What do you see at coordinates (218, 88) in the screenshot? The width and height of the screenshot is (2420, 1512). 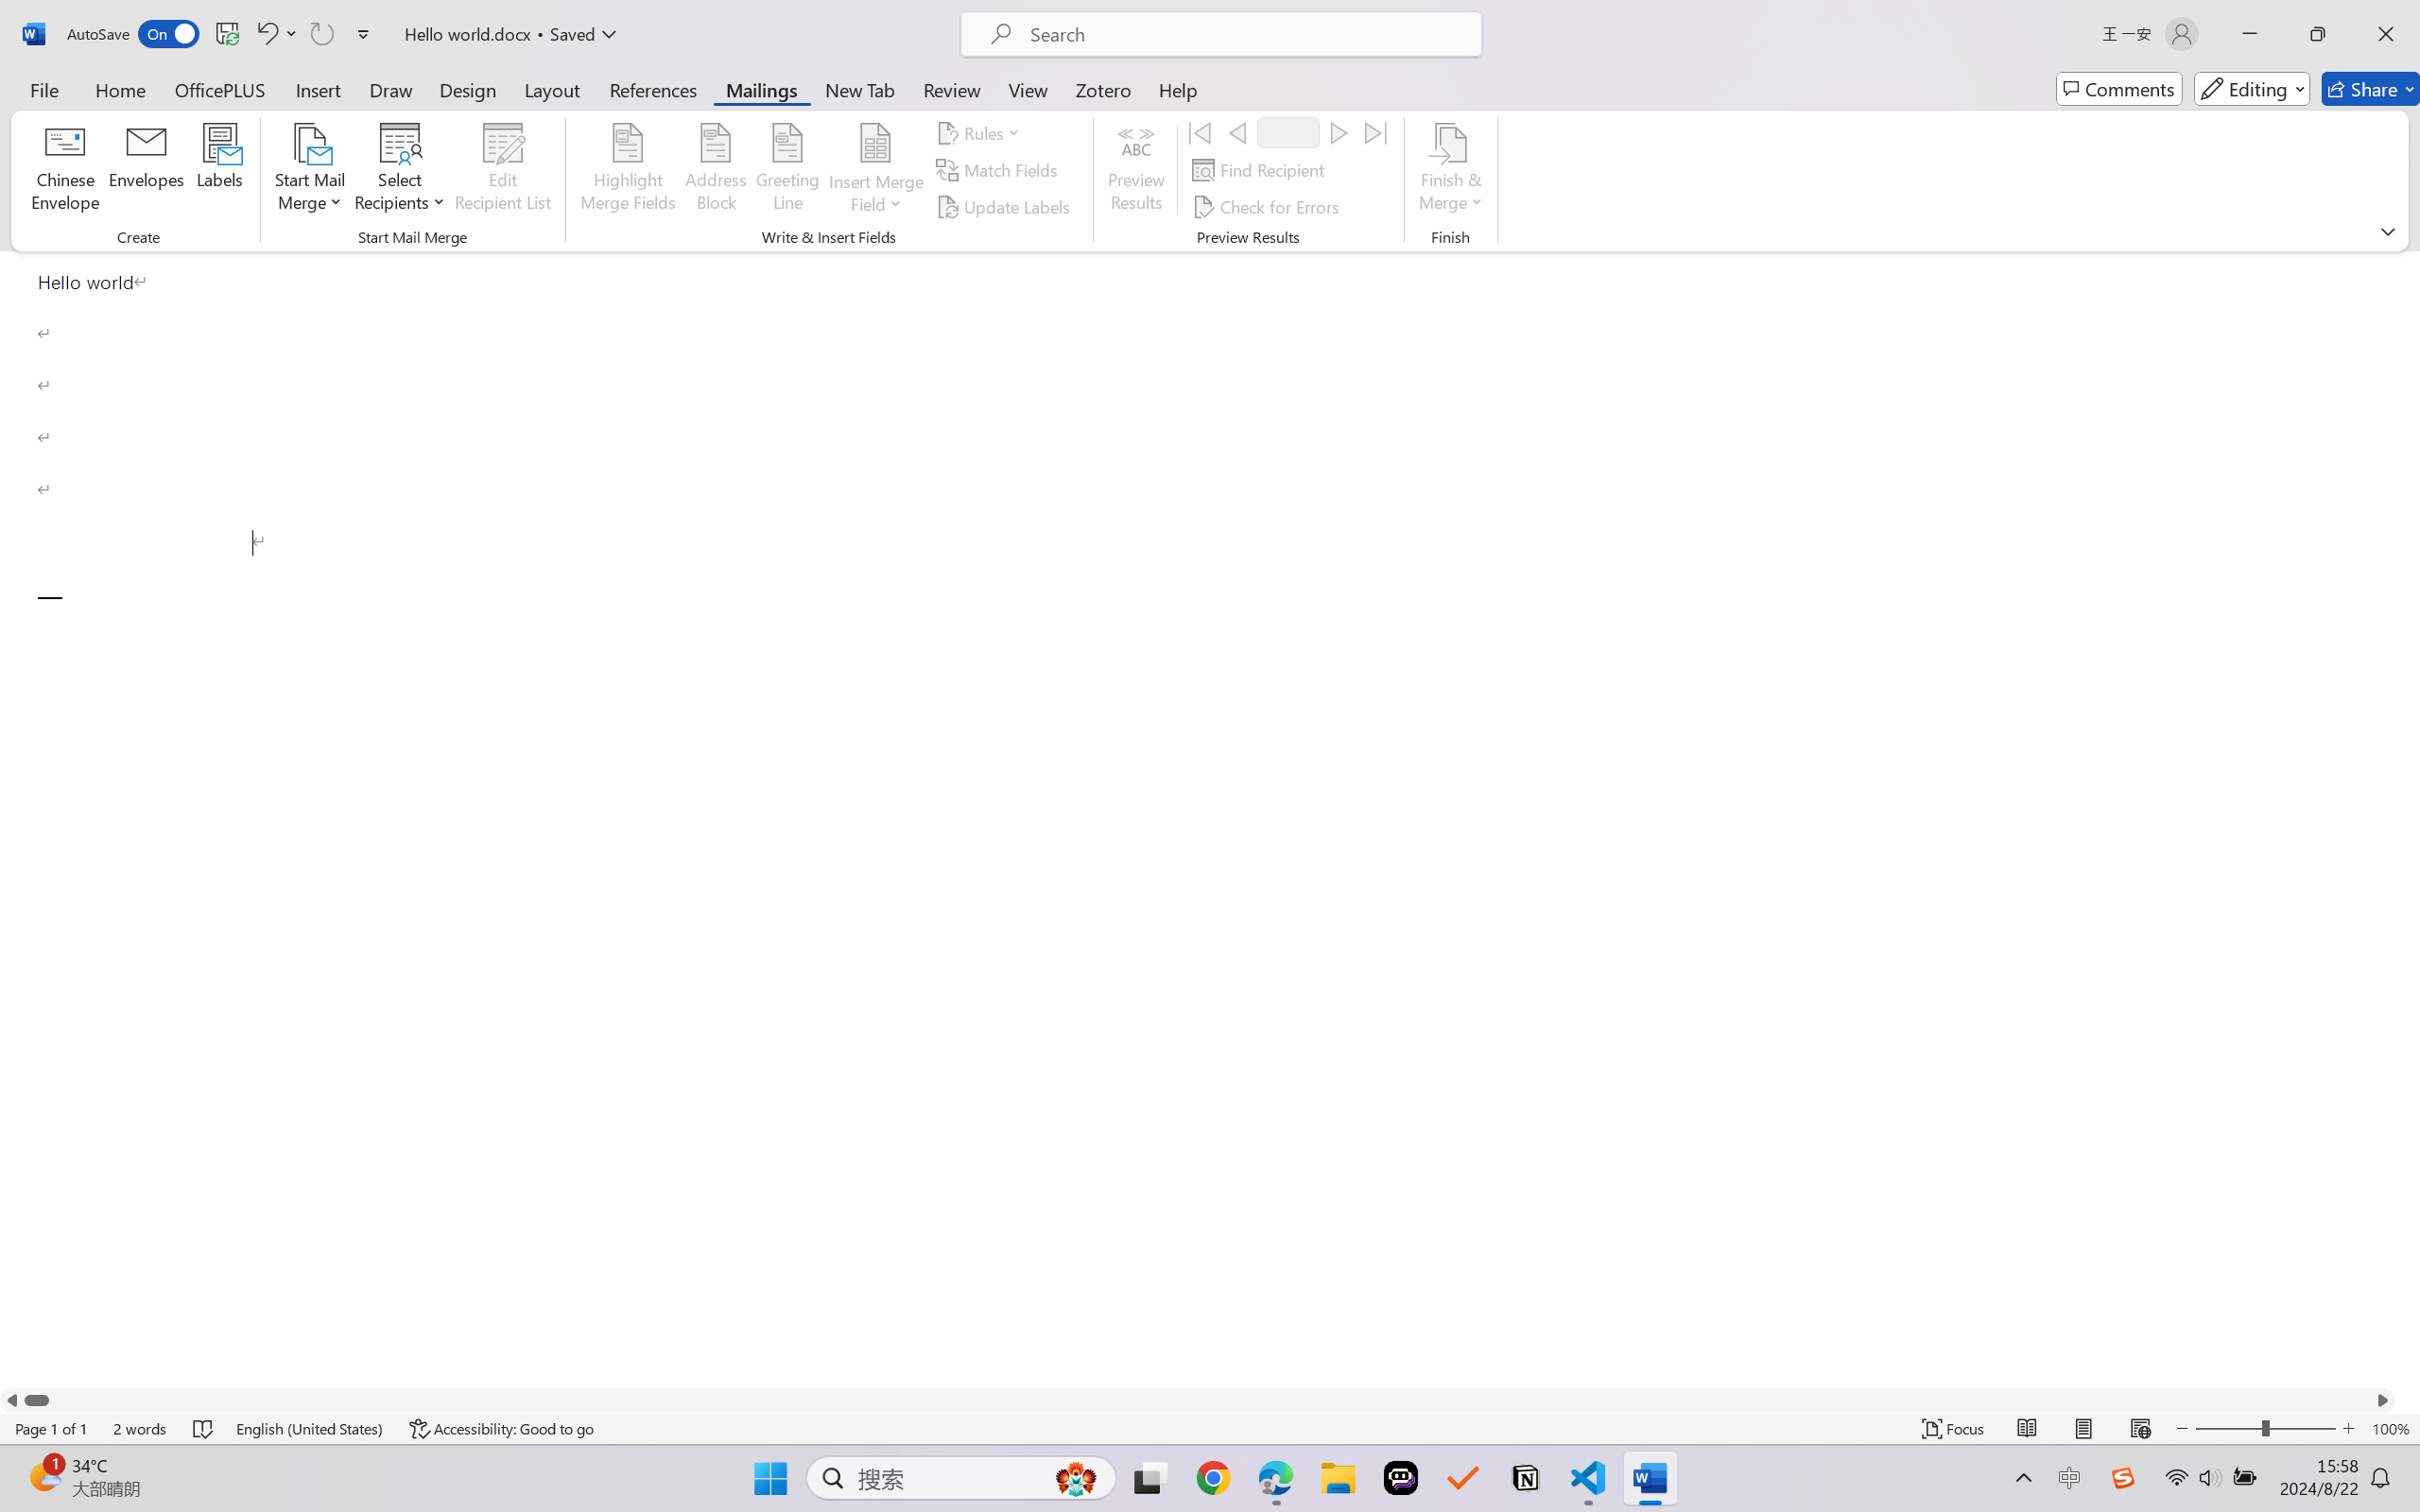 I see `'OfficePLUS'` at bounding box center [218, 88].